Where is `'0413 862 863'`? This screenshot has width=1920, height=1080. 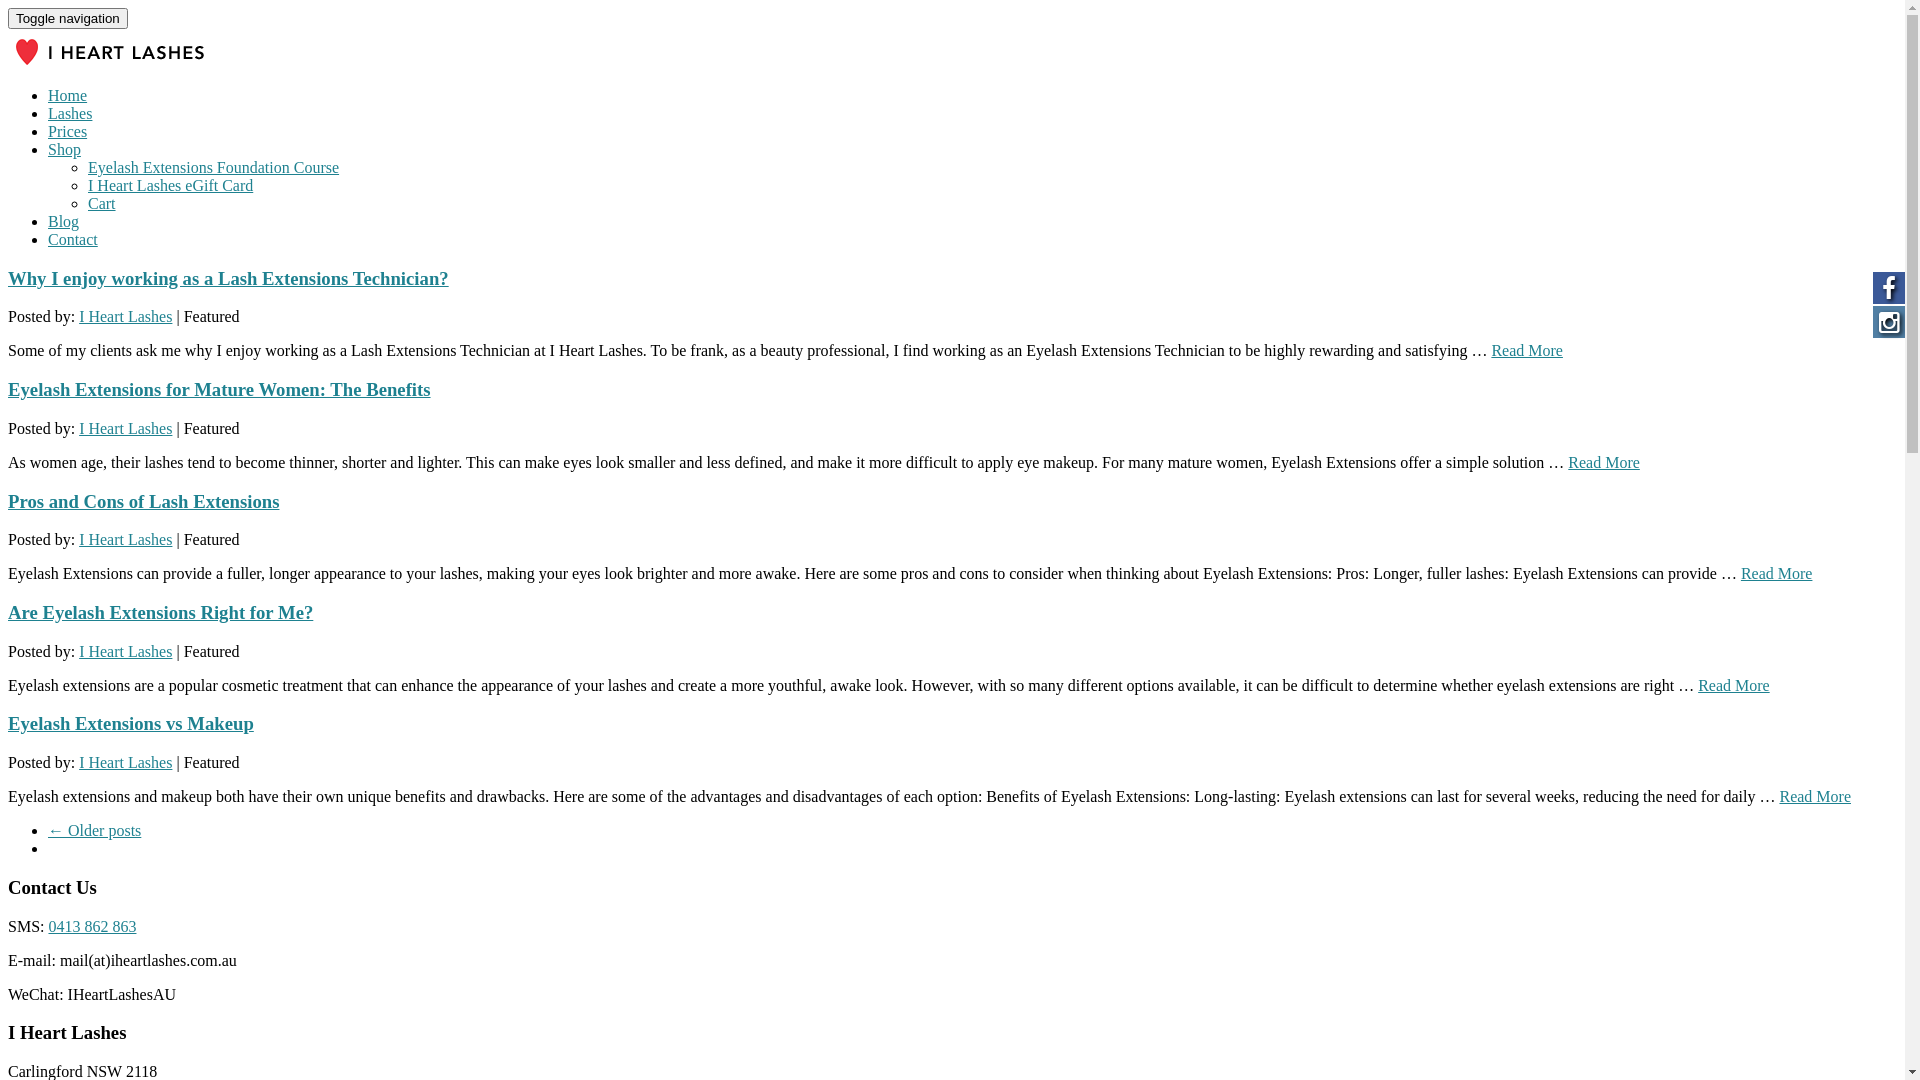
'0413 862 863' is located at coordinates (48, 926).